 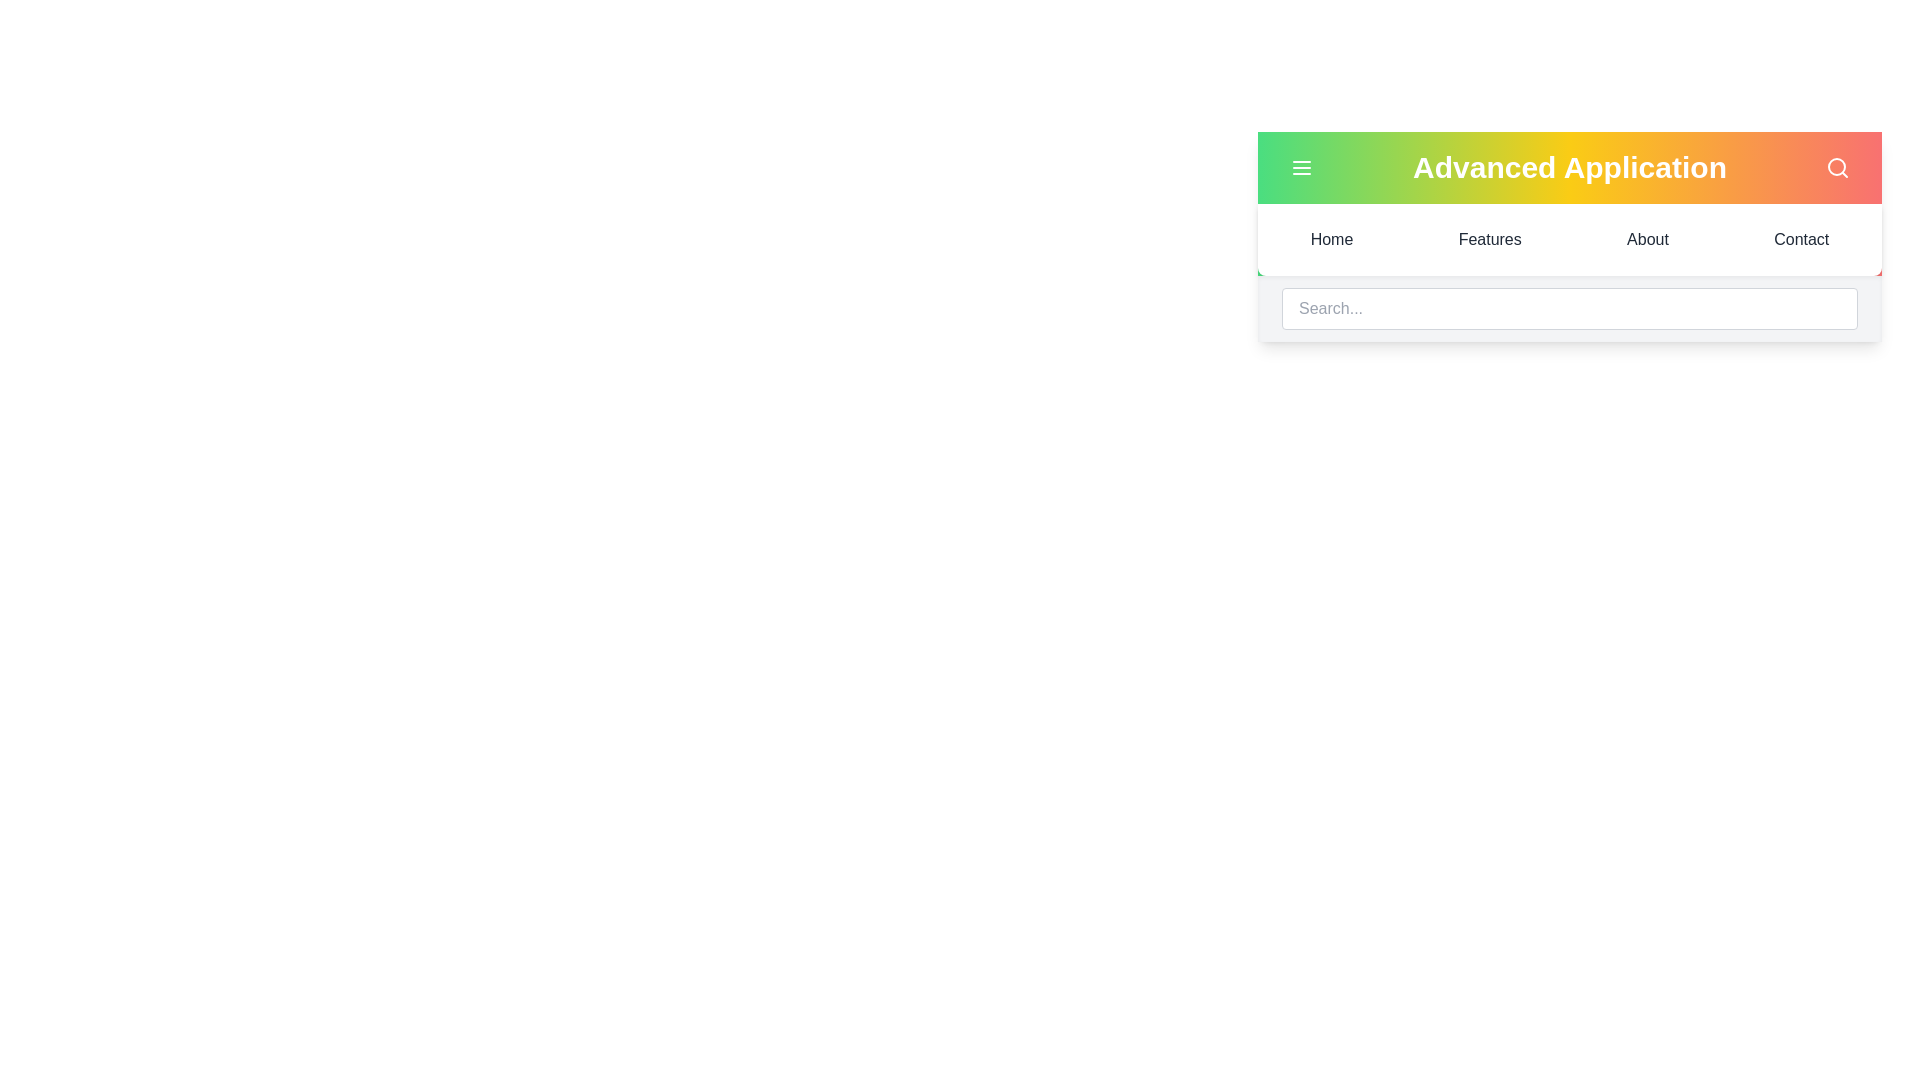 What do you see at coordinates (1568, 308) in the screenshot?
I see `the search field and type the text 'example search'` at bounding box center [1568, 308].